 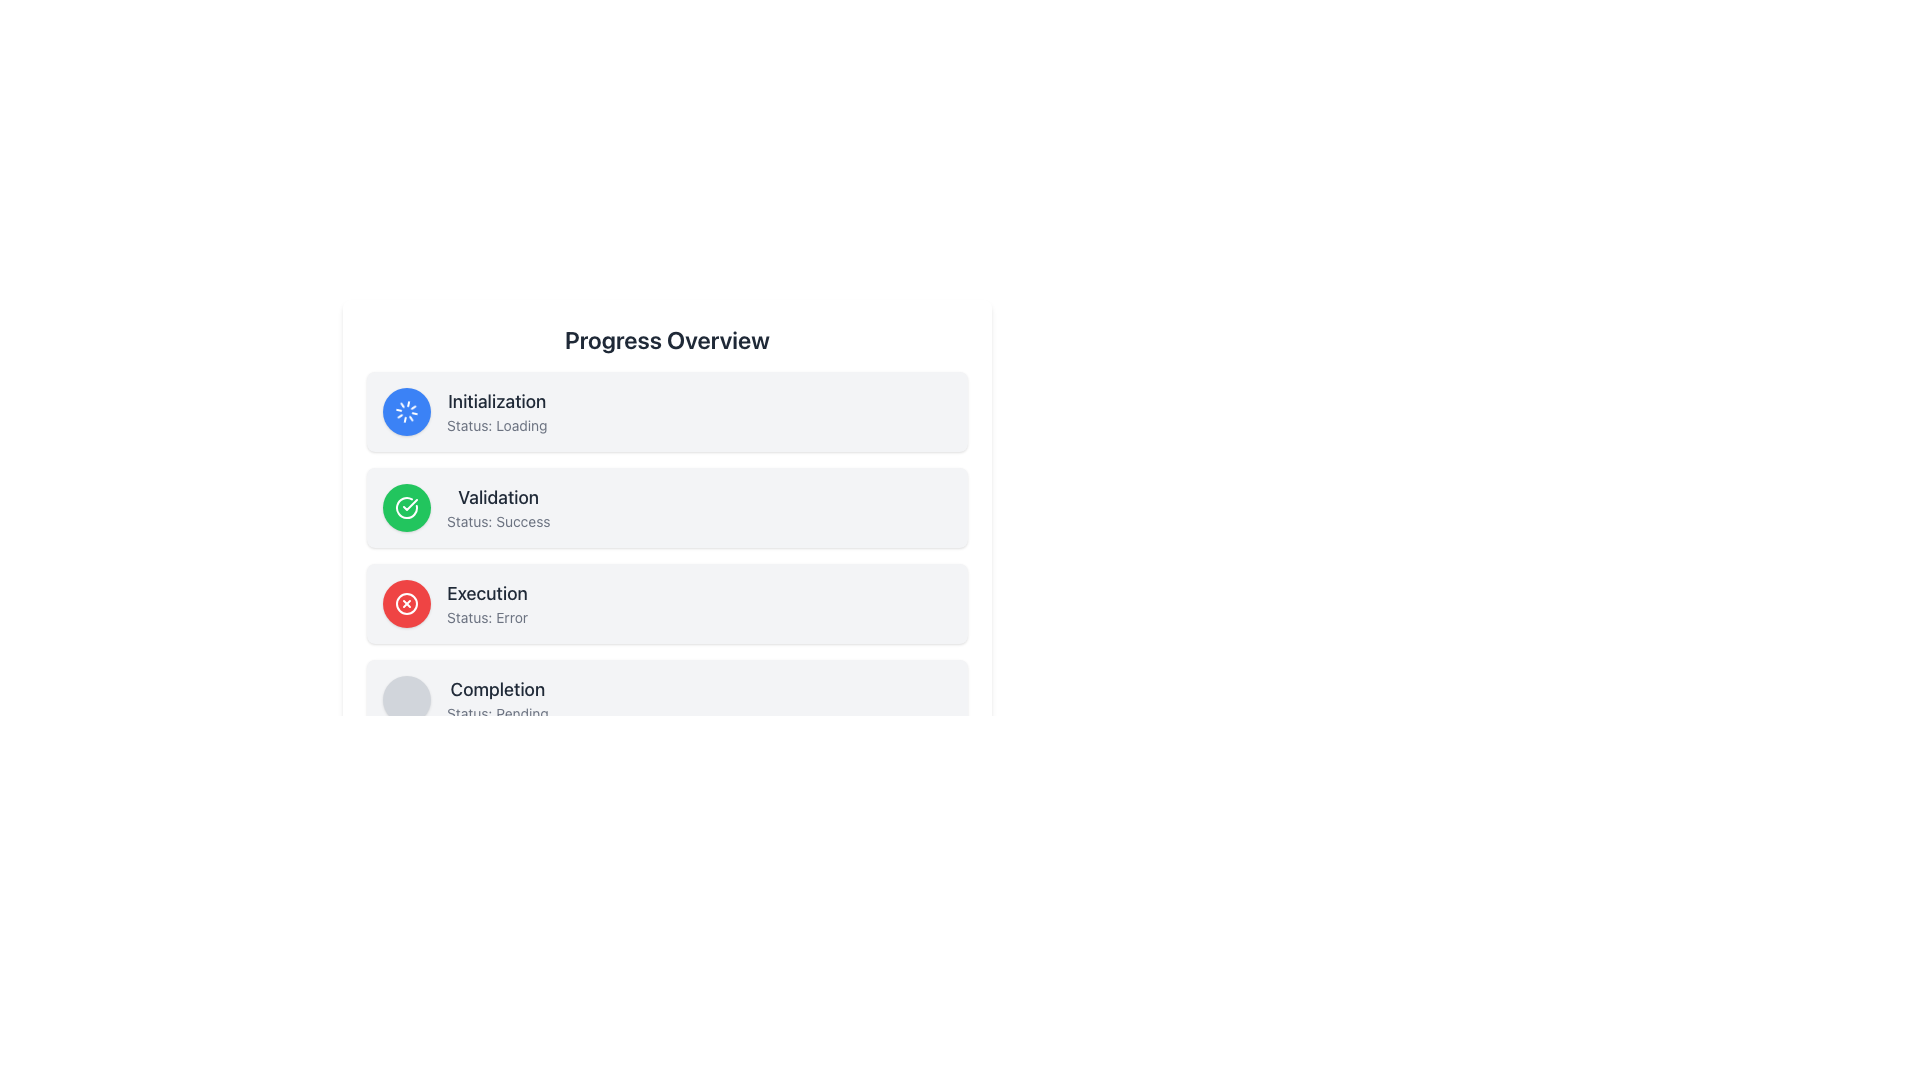 I want to click on the 'Execution' text label with status indicator that reads 'Status: Error', located under the 'Progress Overview' heading, so click(x=487, y=603).